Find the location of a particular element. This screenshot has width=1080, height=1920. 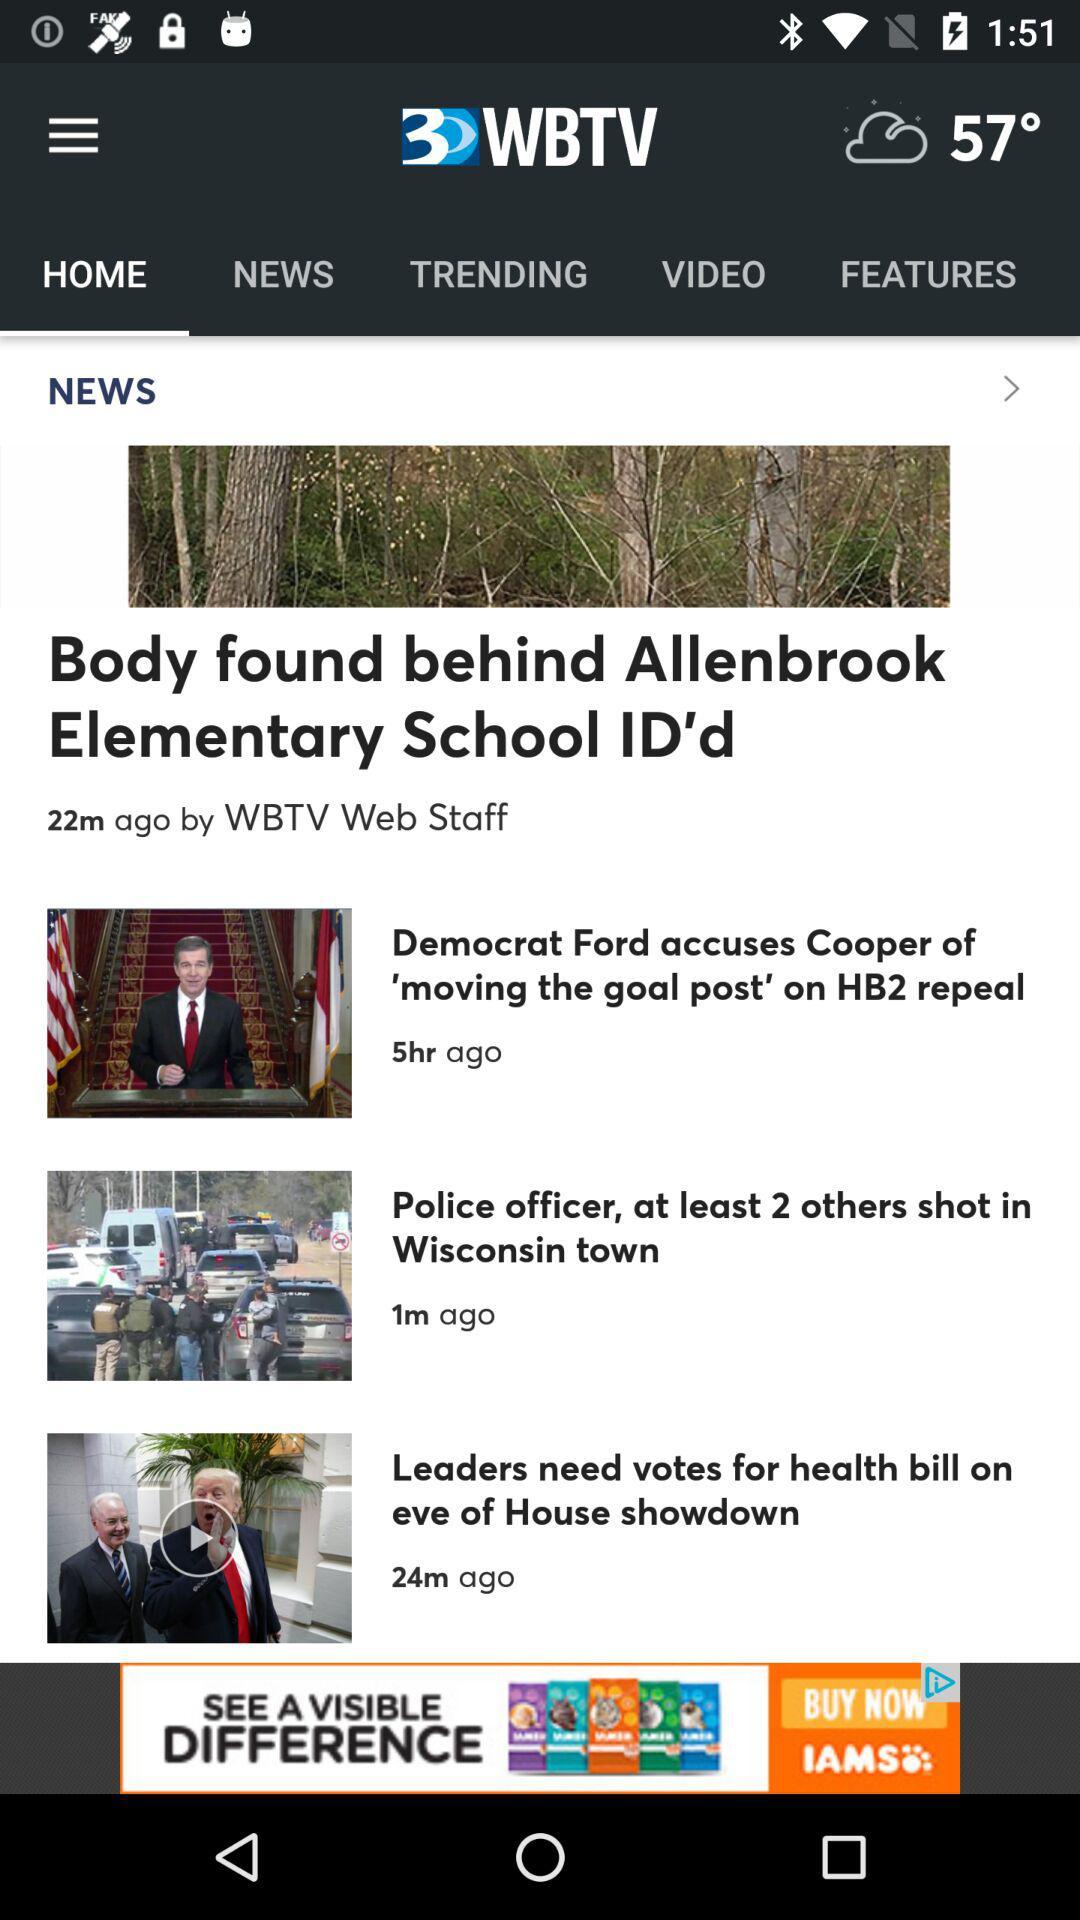

the option beside home is located at coordinates (283, 272).